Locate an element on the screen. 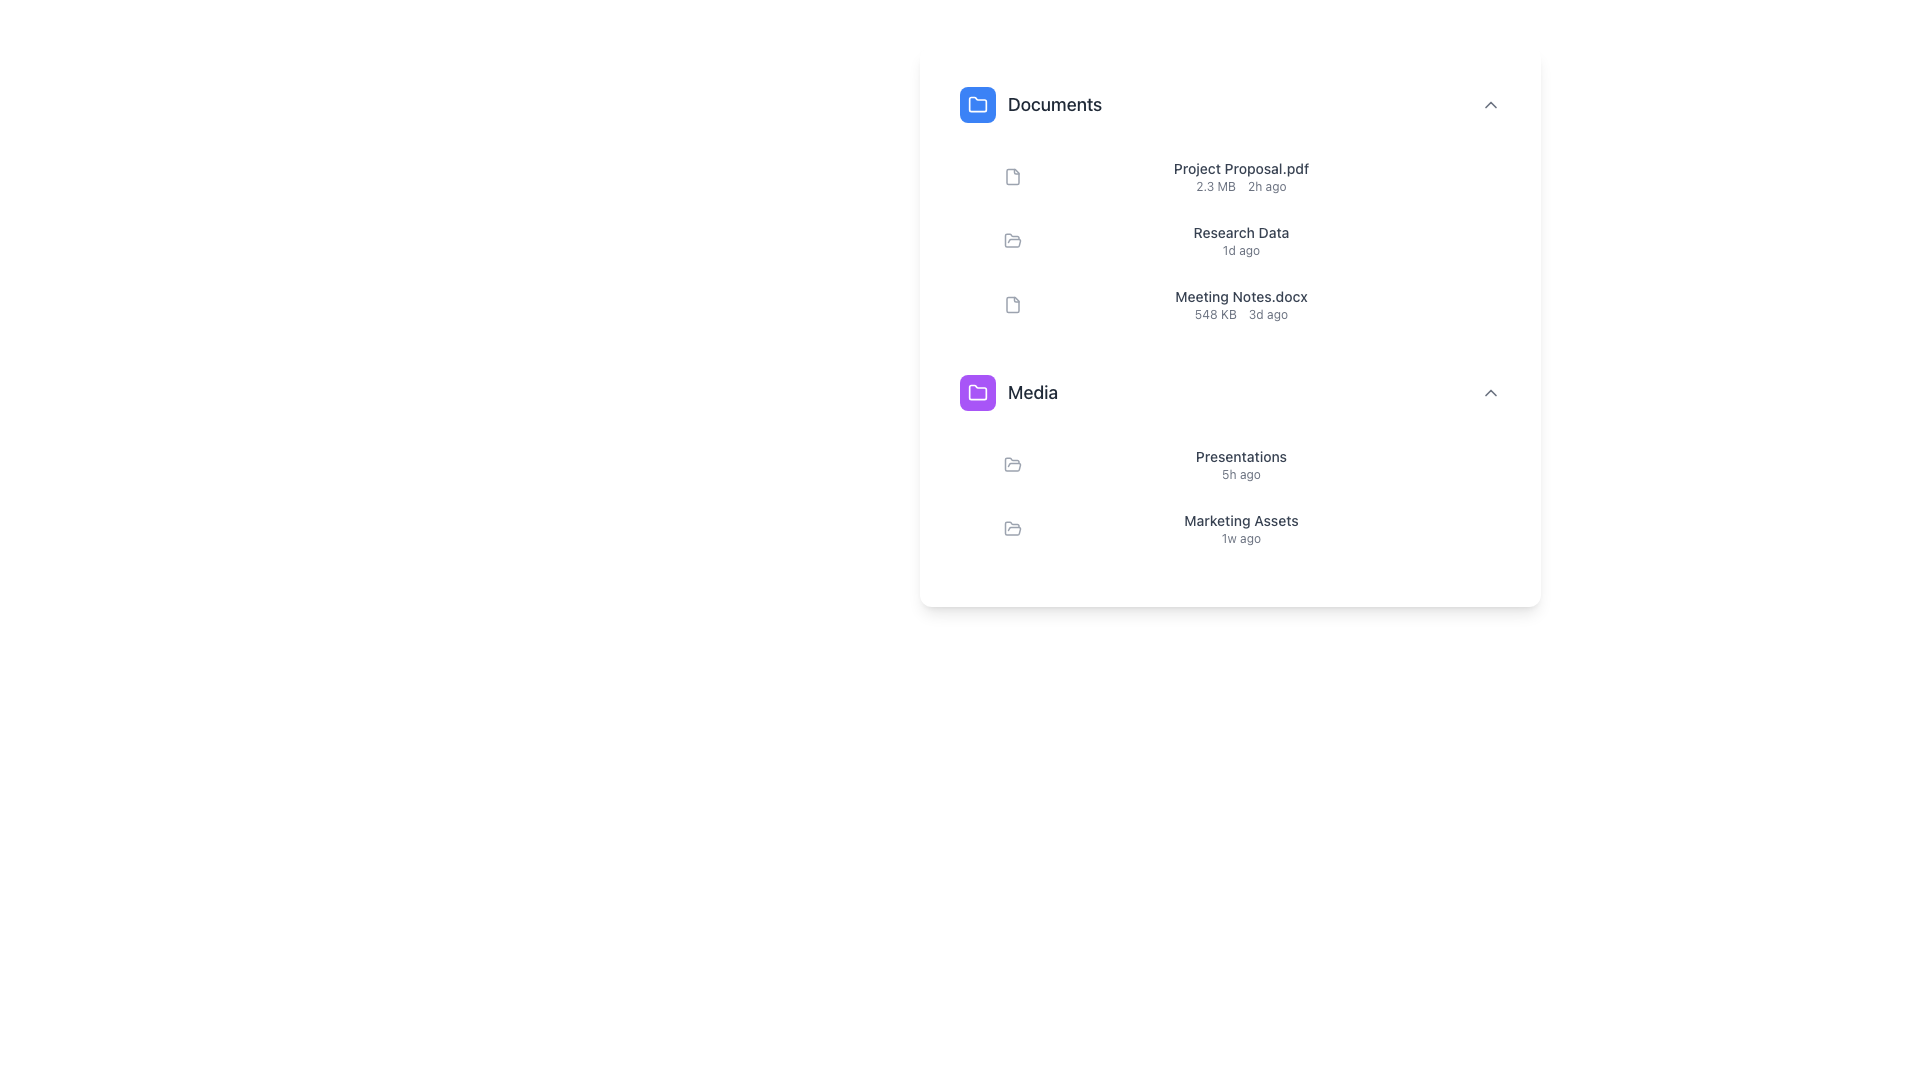 This screenshot has height=1080, width=1920. the Ellipsis menu (three dots) located to the far-right end of the 'Research Data' row, adjacent to the '1d ago' timestamp is located at coordinates (1477, 239).